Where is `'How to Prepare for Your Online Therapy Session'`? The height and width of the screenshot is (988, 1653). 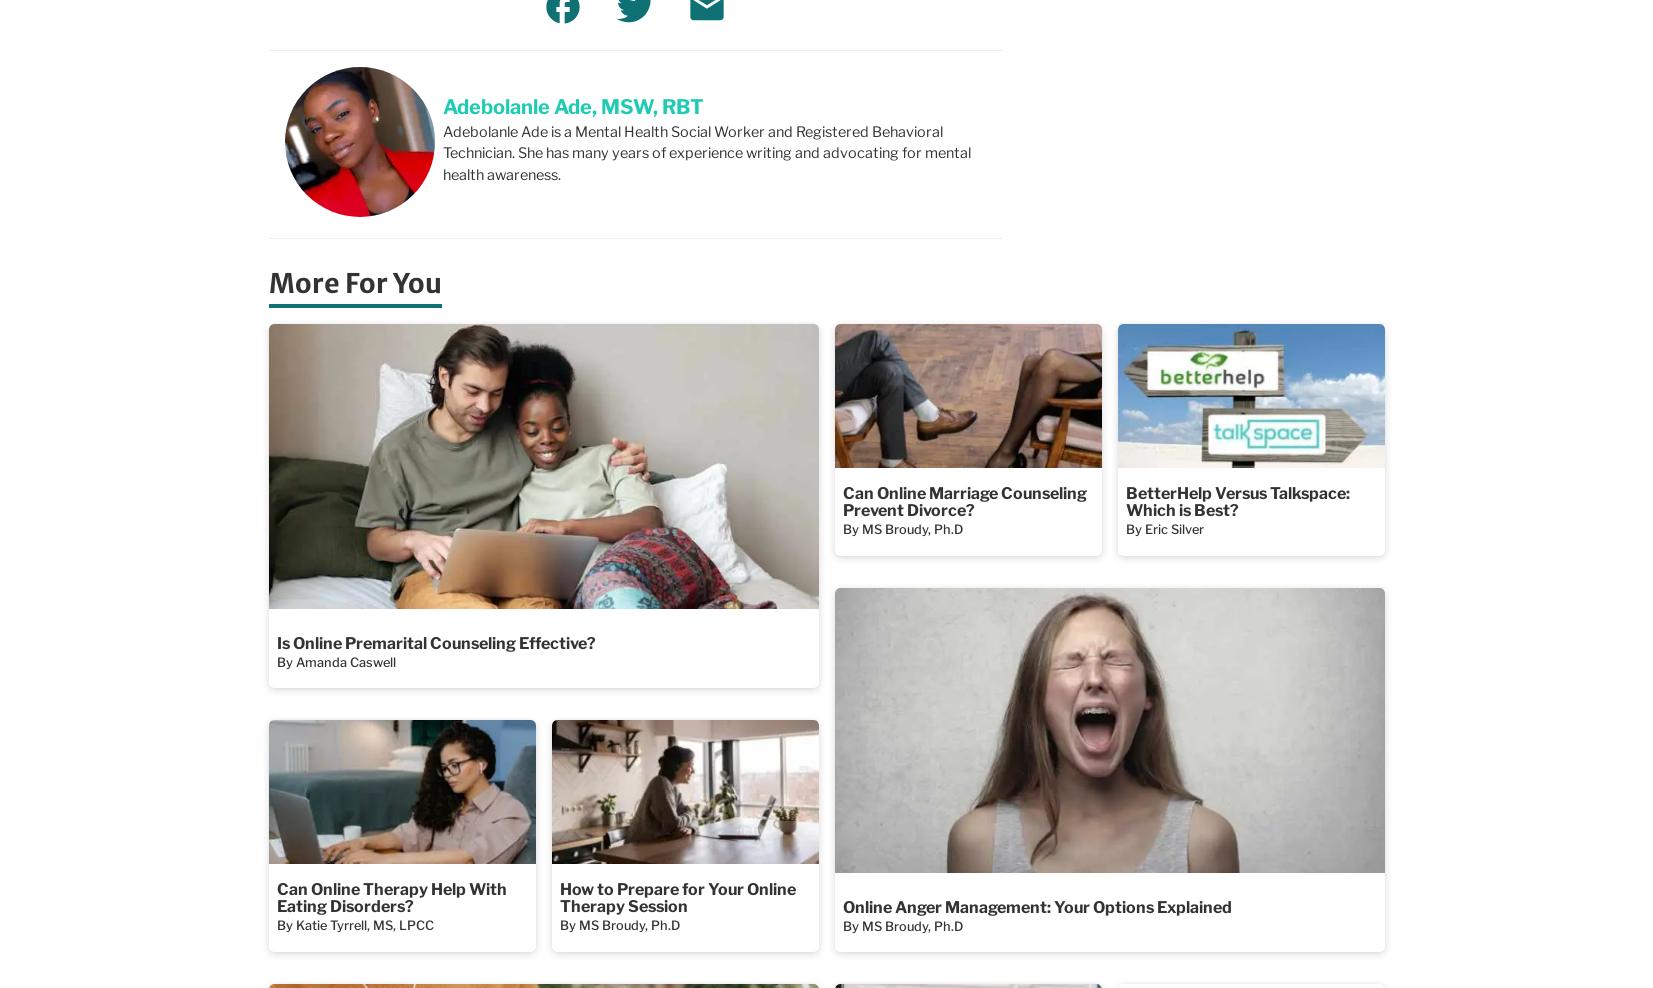
'How to Prepare for Your Online Therapy Session' is located at coordinates (558, 896).